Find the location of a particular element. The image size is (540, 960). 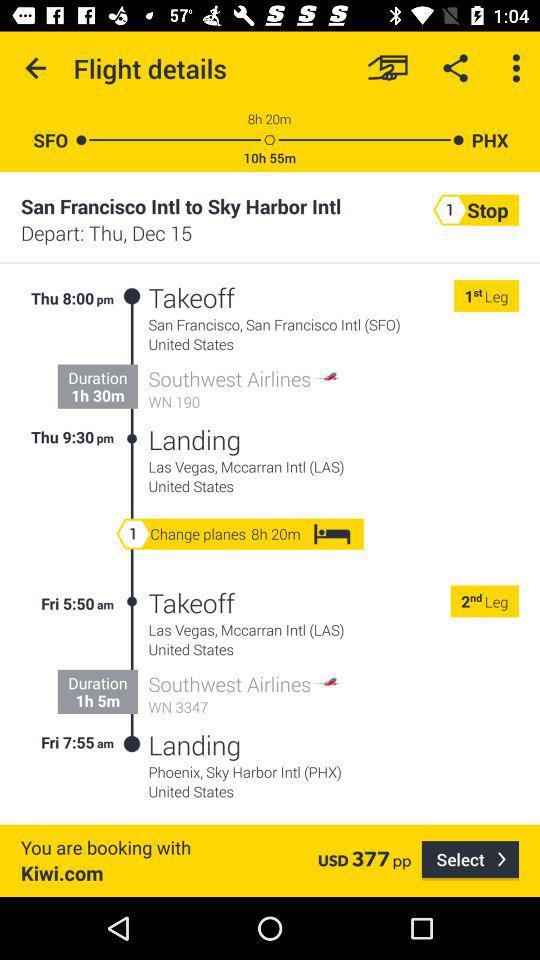

the item next to takeoff icon is located at coordinates (132, 367).